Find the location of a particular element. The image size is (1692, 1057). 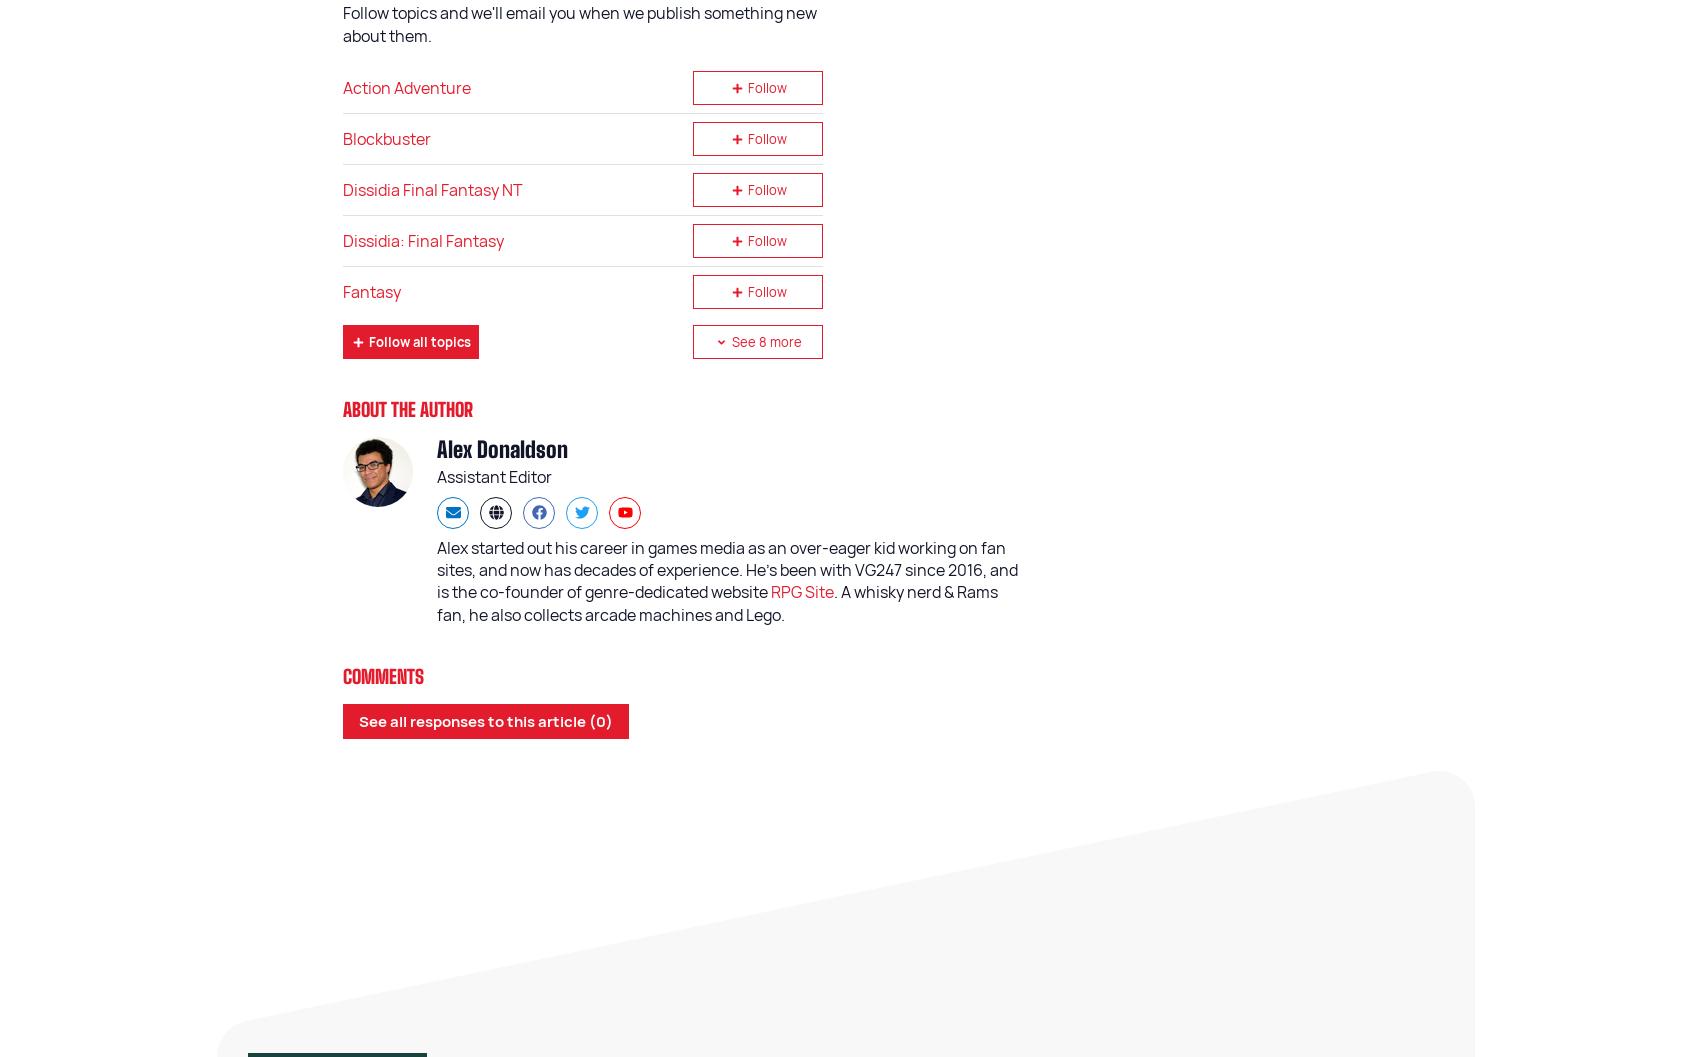

'Dissidia: Final Fantasy' is located at coordinates (423, 239).